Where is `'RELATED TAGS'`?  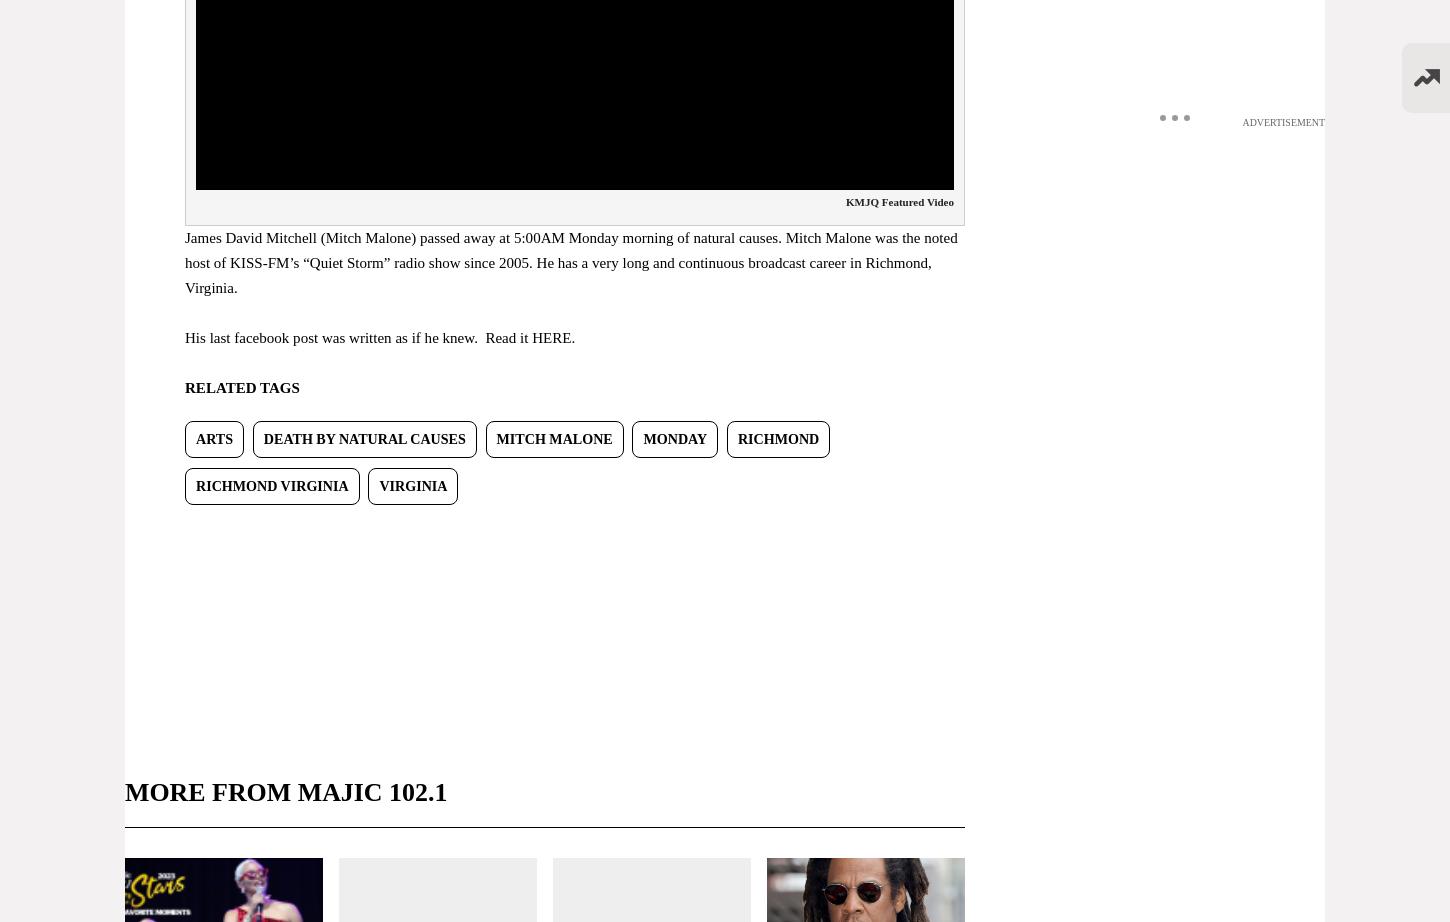
'RELATED TAGS' is located at coordinates (242, 385).